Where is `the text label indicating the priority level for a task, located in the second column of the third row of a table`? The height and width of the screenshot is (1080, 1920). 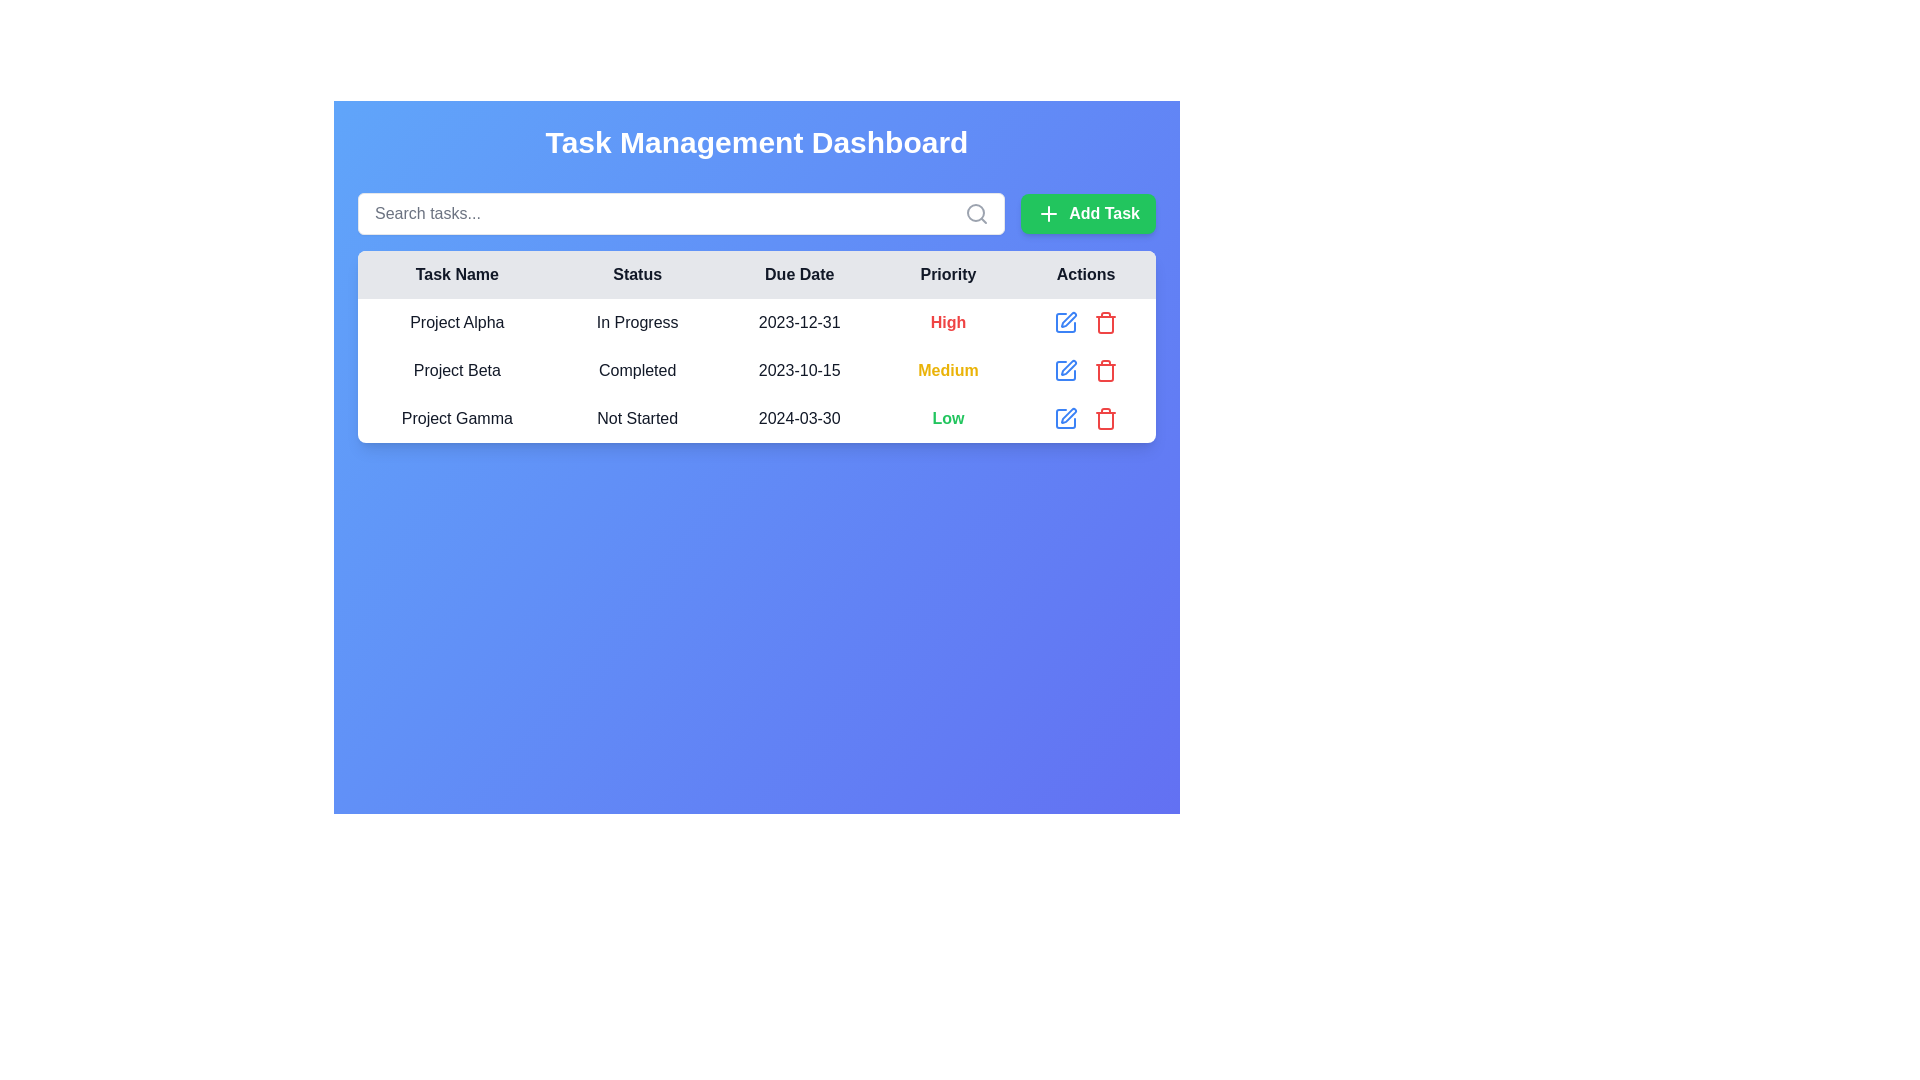 the text label indicating the priority level for a task, located in the second column of the third row of a table is located at coordinates (947, 321).